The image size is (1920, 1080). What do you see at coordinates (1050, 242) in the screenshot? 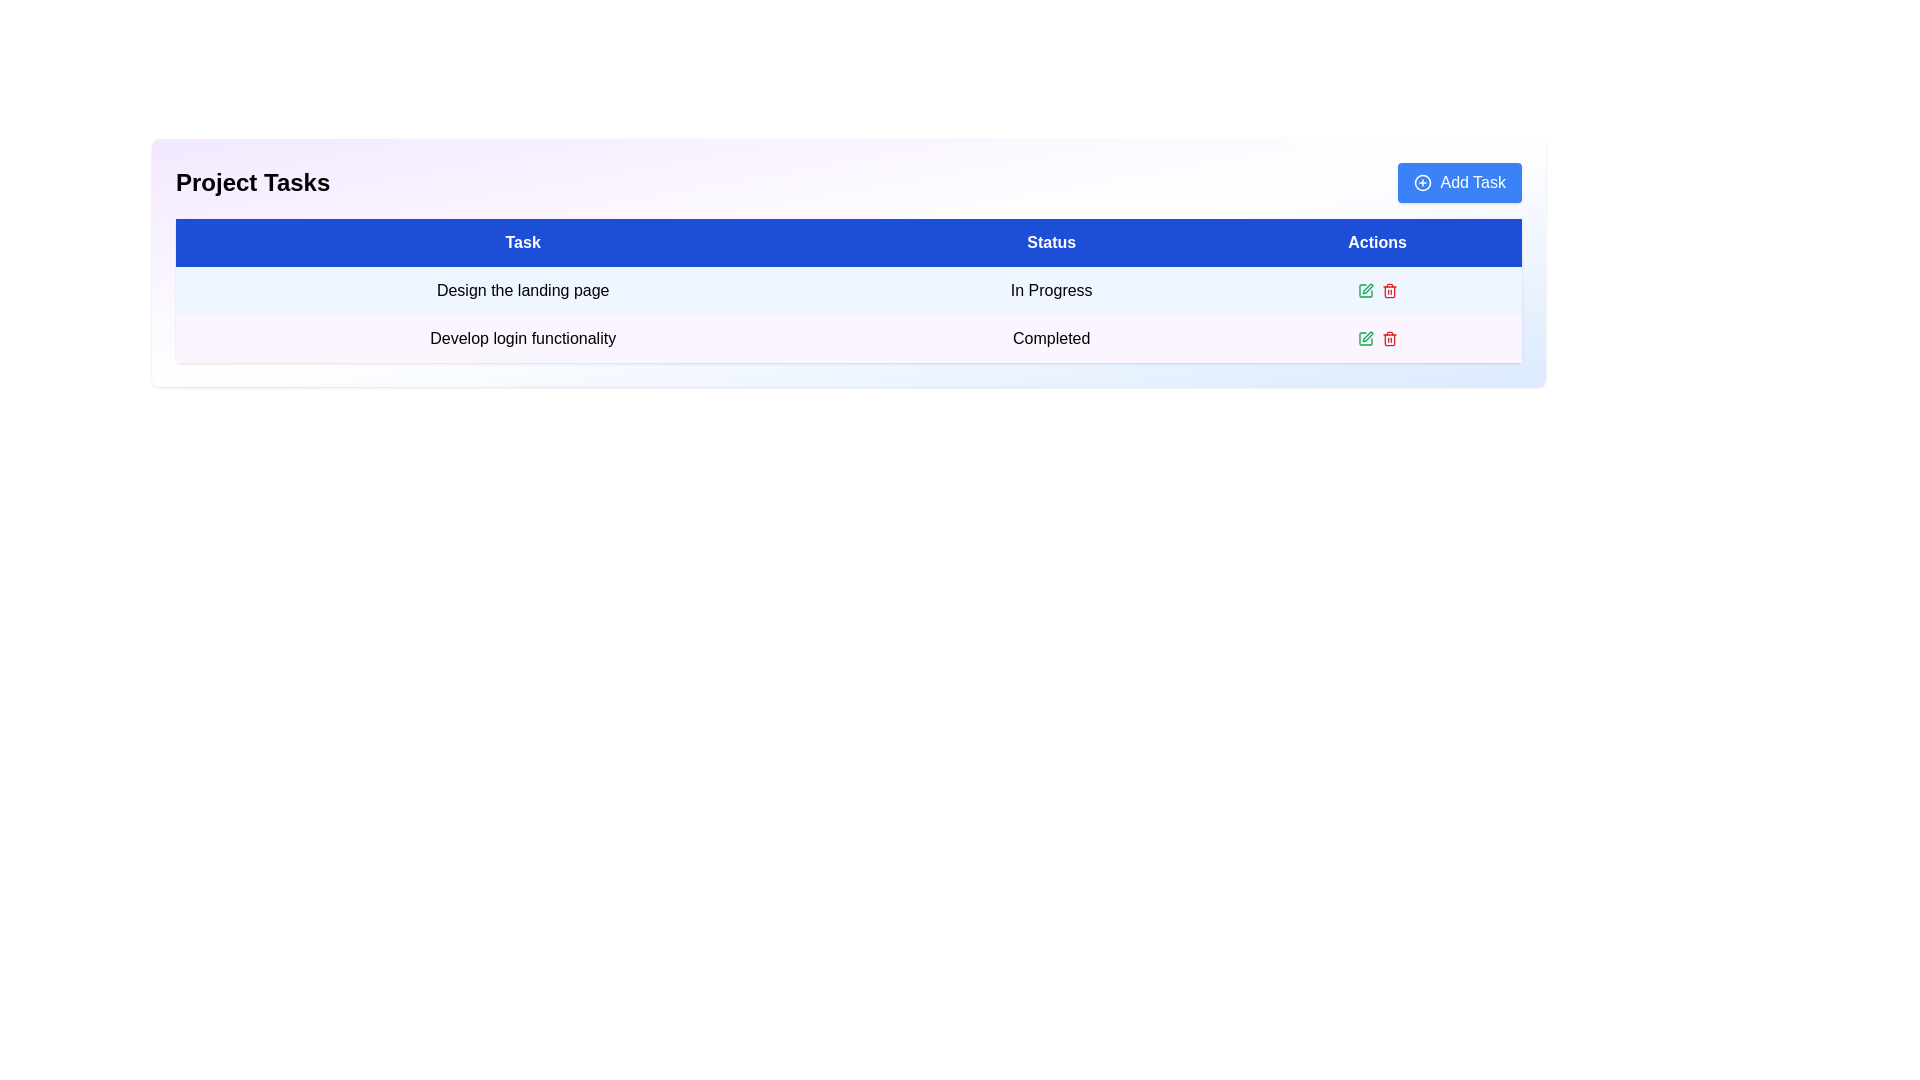
I see `the 'Status' column header in the table` at bounding box center [1050, 242].